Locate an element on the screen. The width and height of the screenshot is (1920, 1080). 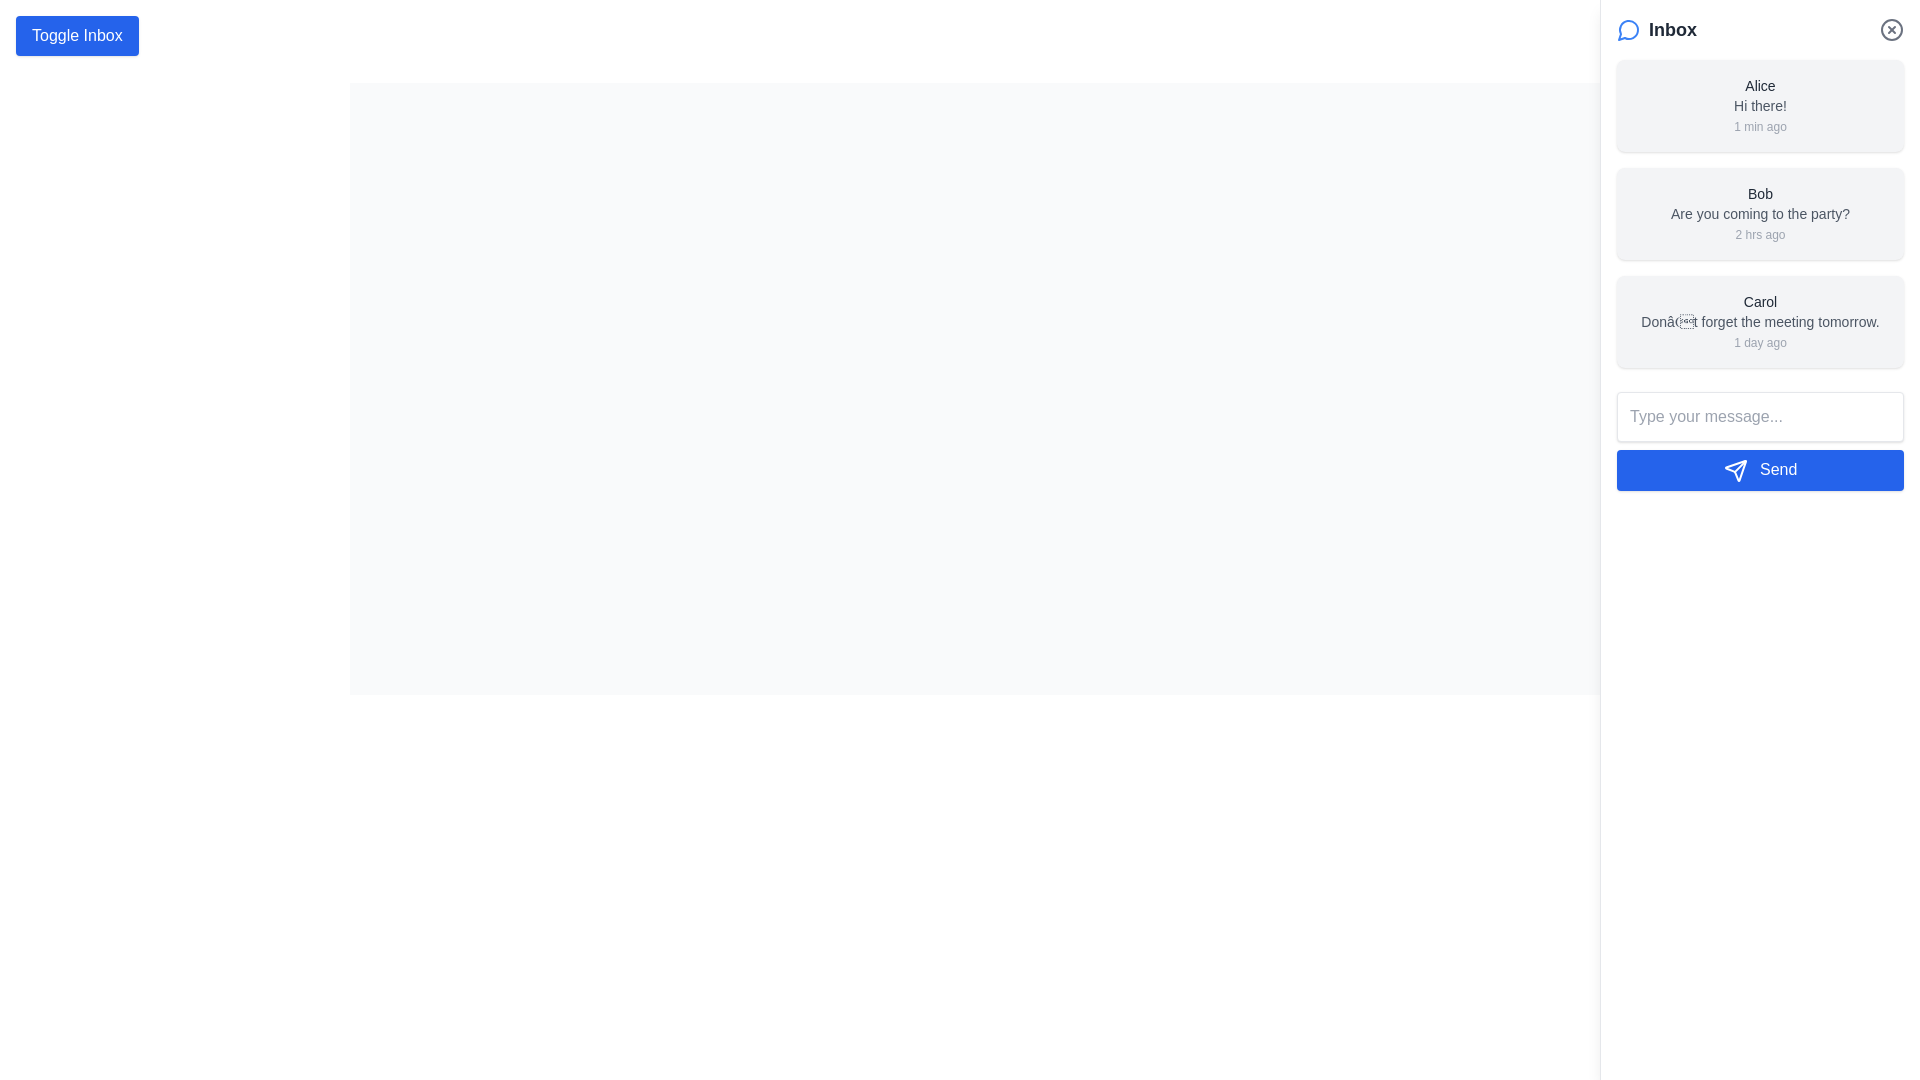
the 'Send' button, which is a rectangular button with a blue background and white text located at the lower part of the message panel on the right side of the interface is located at coordinates (1760, 470).